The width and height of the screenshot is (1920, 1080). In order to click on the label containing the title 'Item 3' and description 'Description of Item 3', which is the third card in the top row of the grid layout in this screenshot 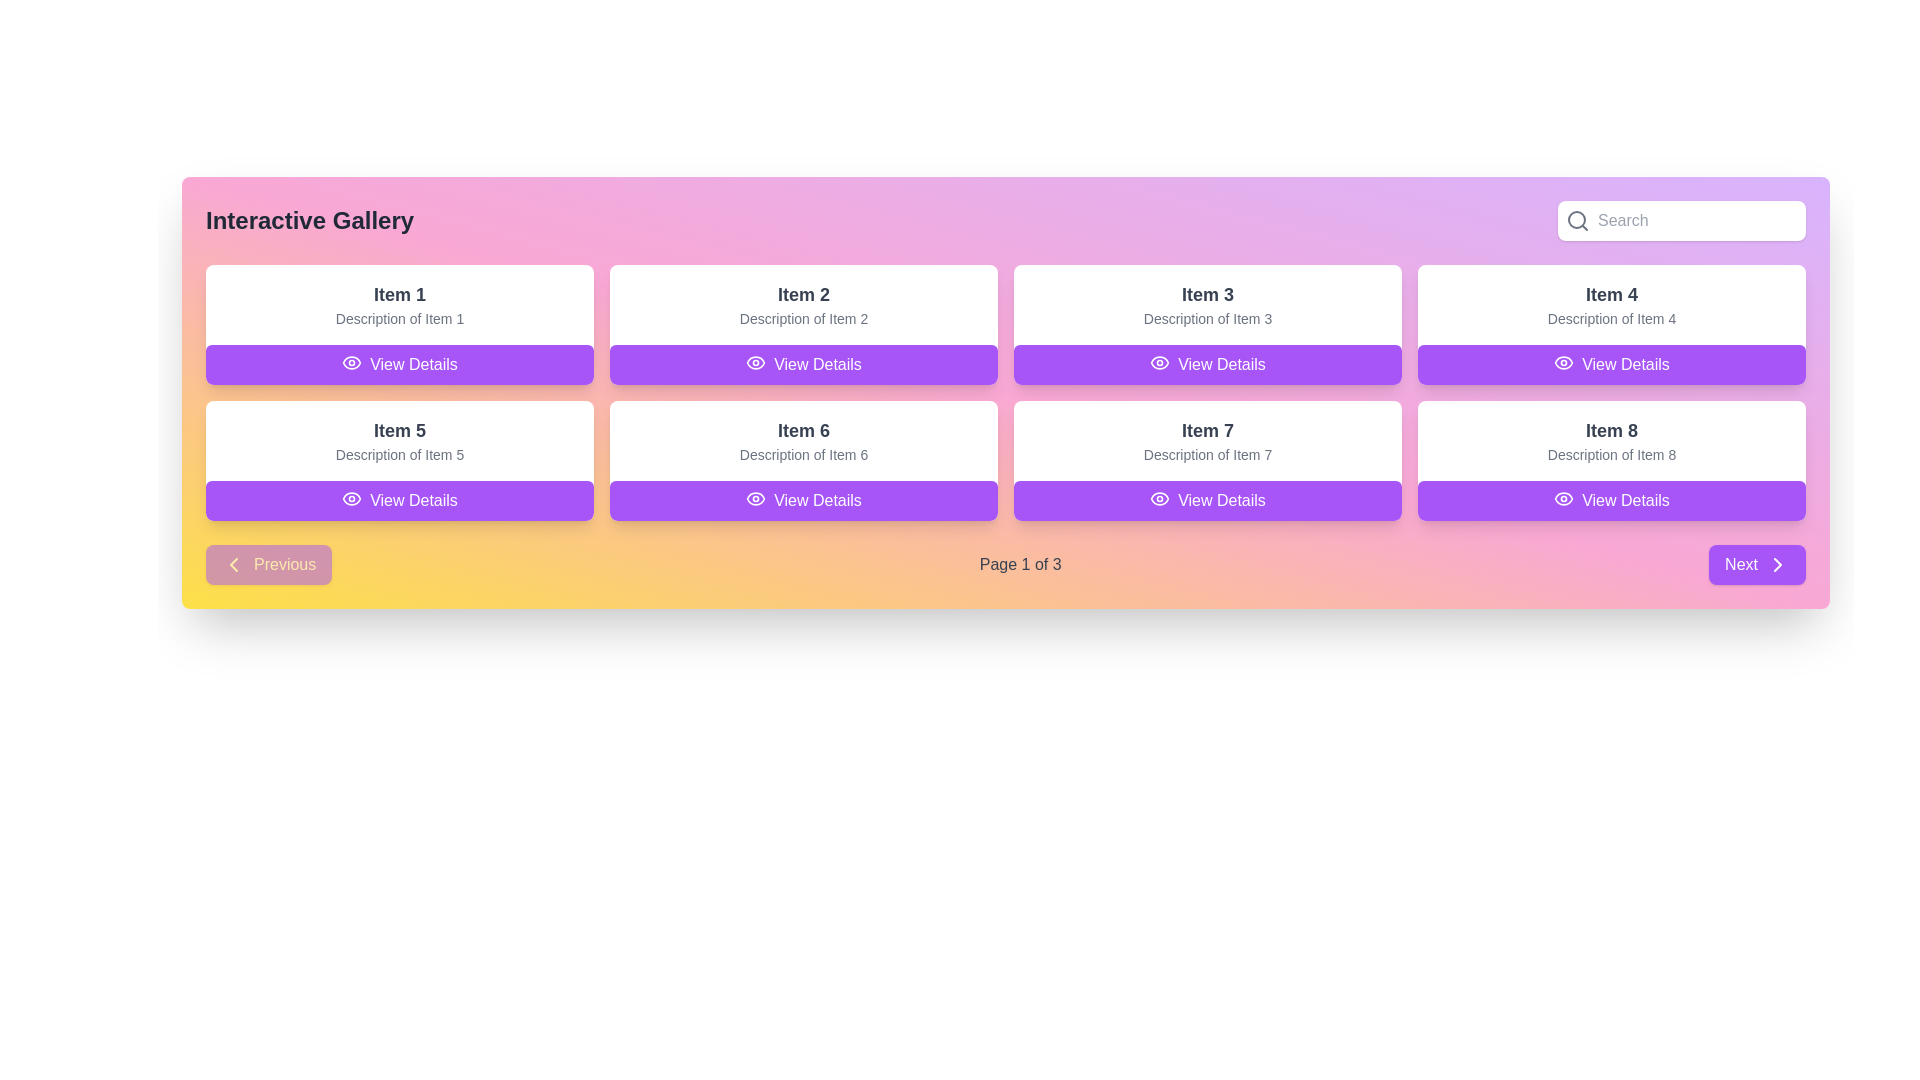, I will do `click(1207, 304)`.